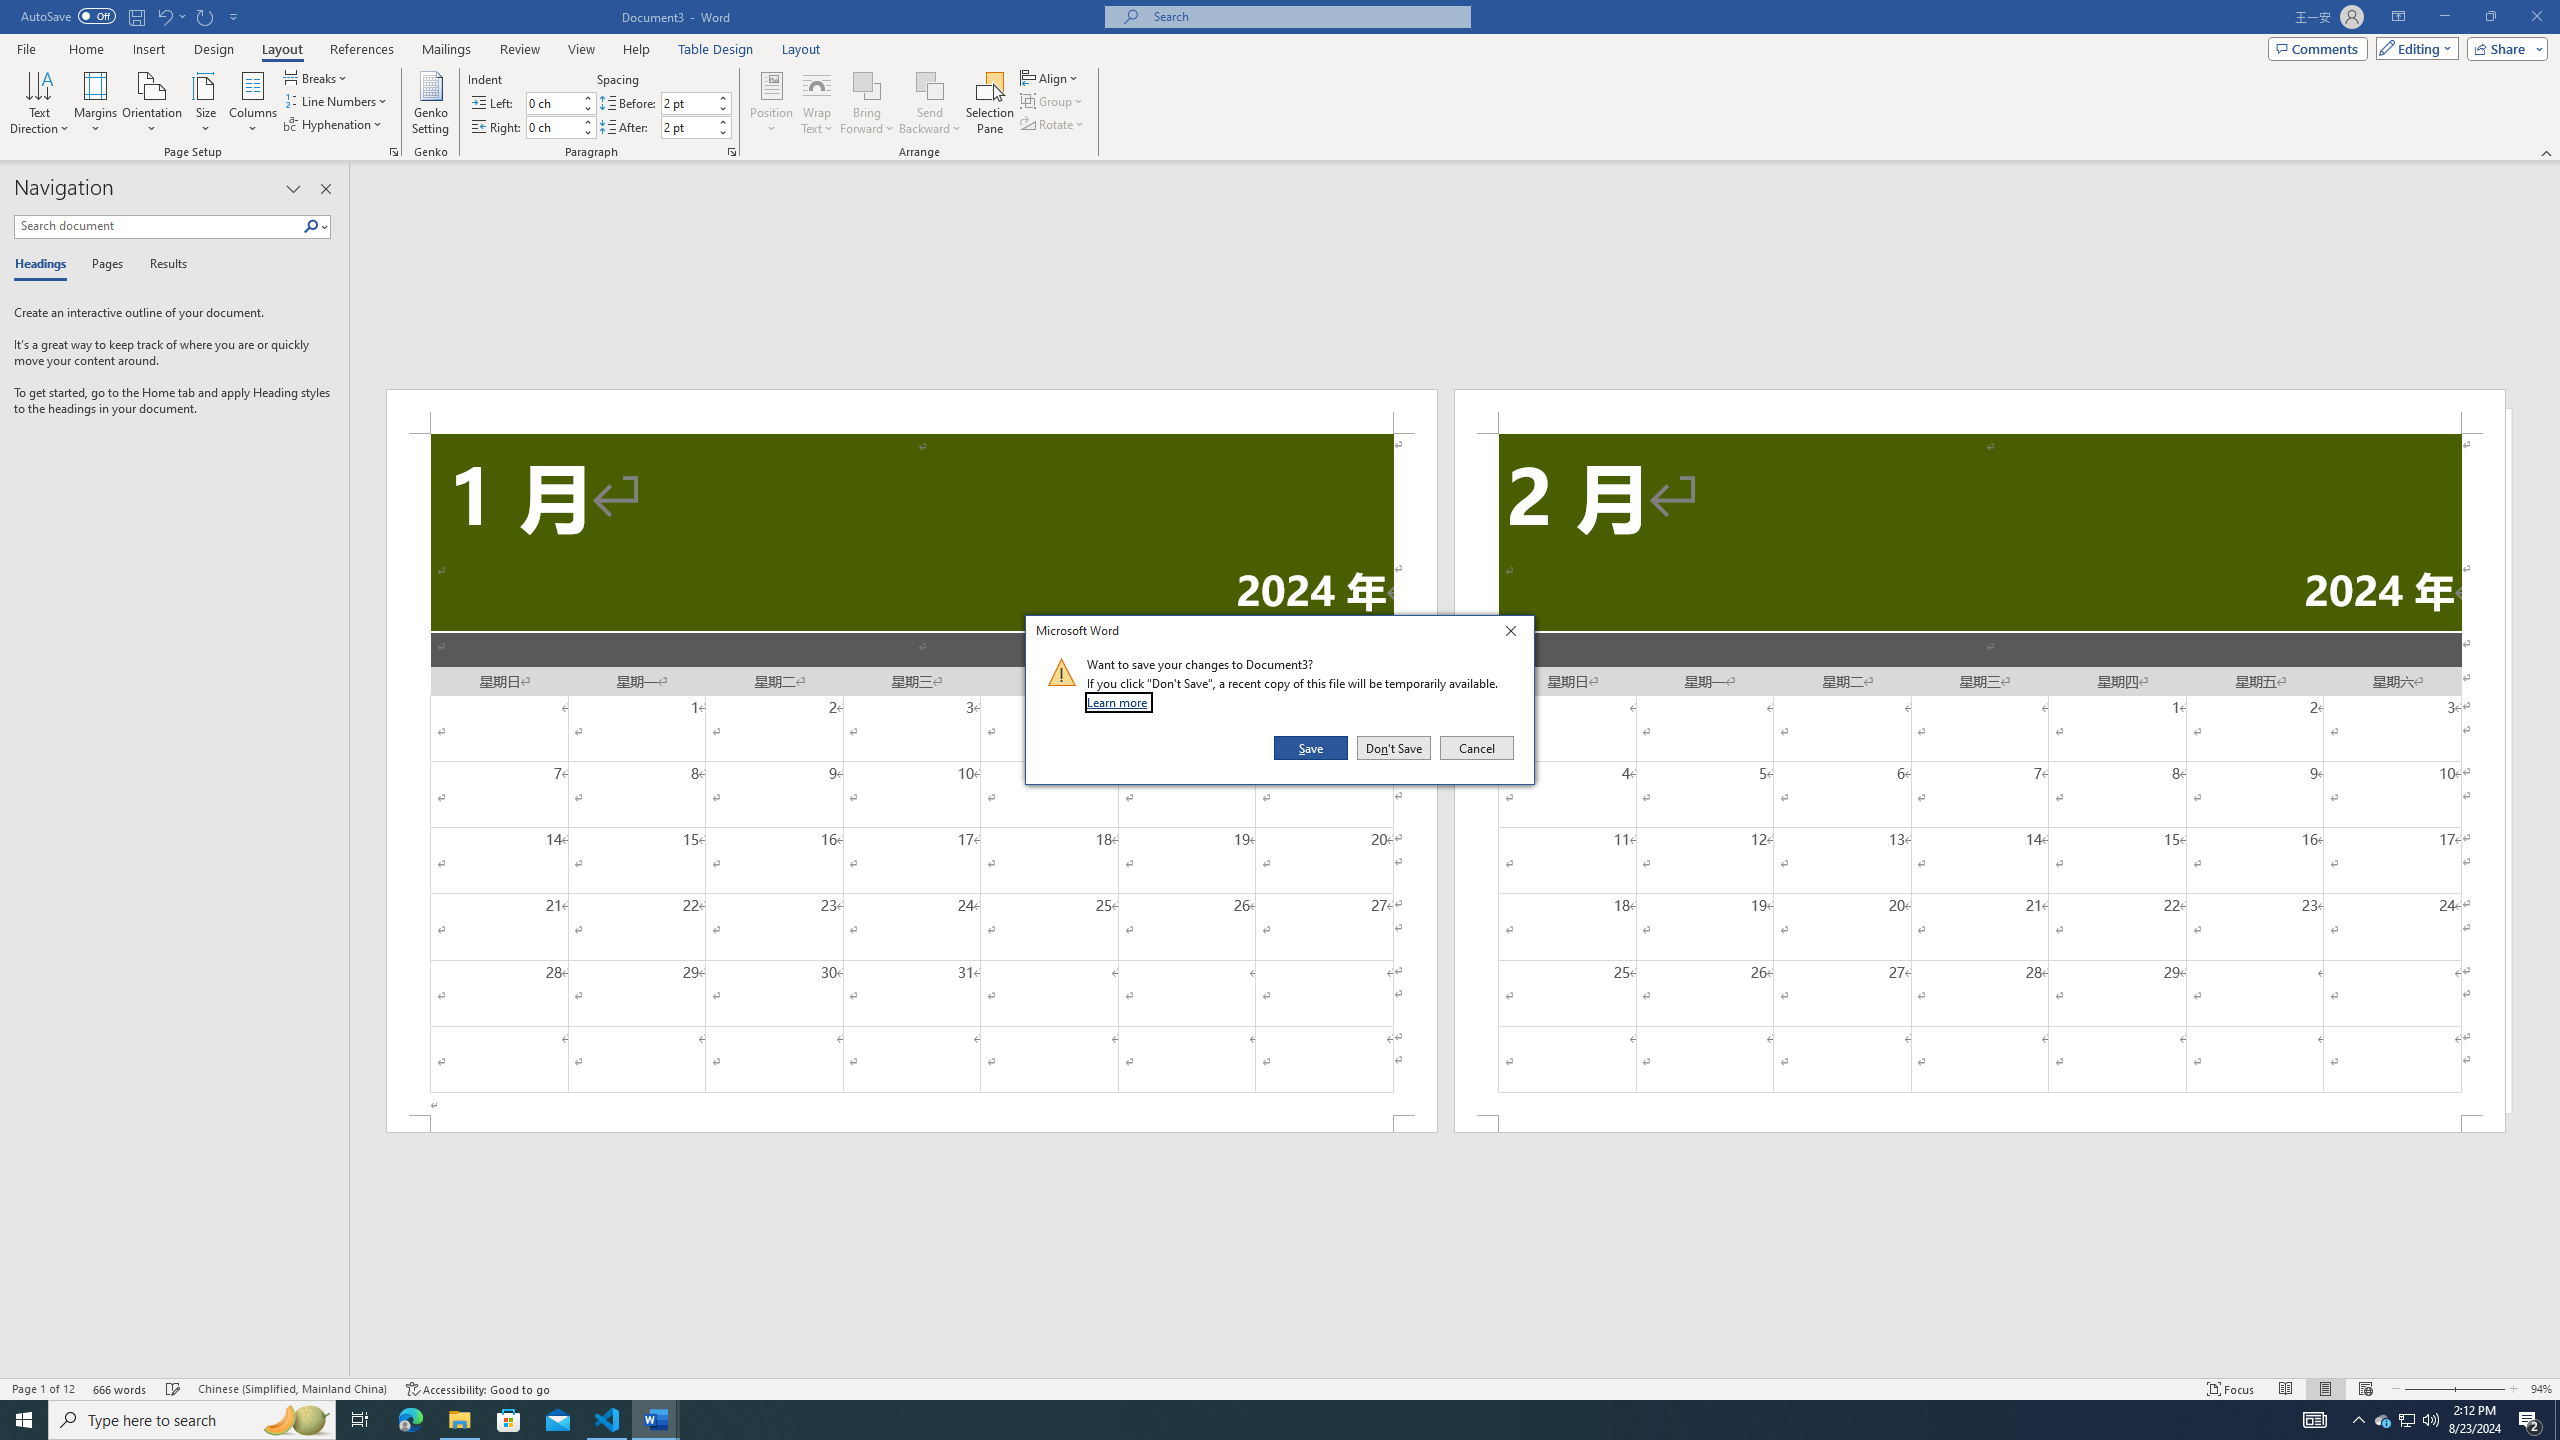 The height and width of the screenshot is (1440, 2560). I want to click on 'Q2790: 100%', so click(2429, 1418).